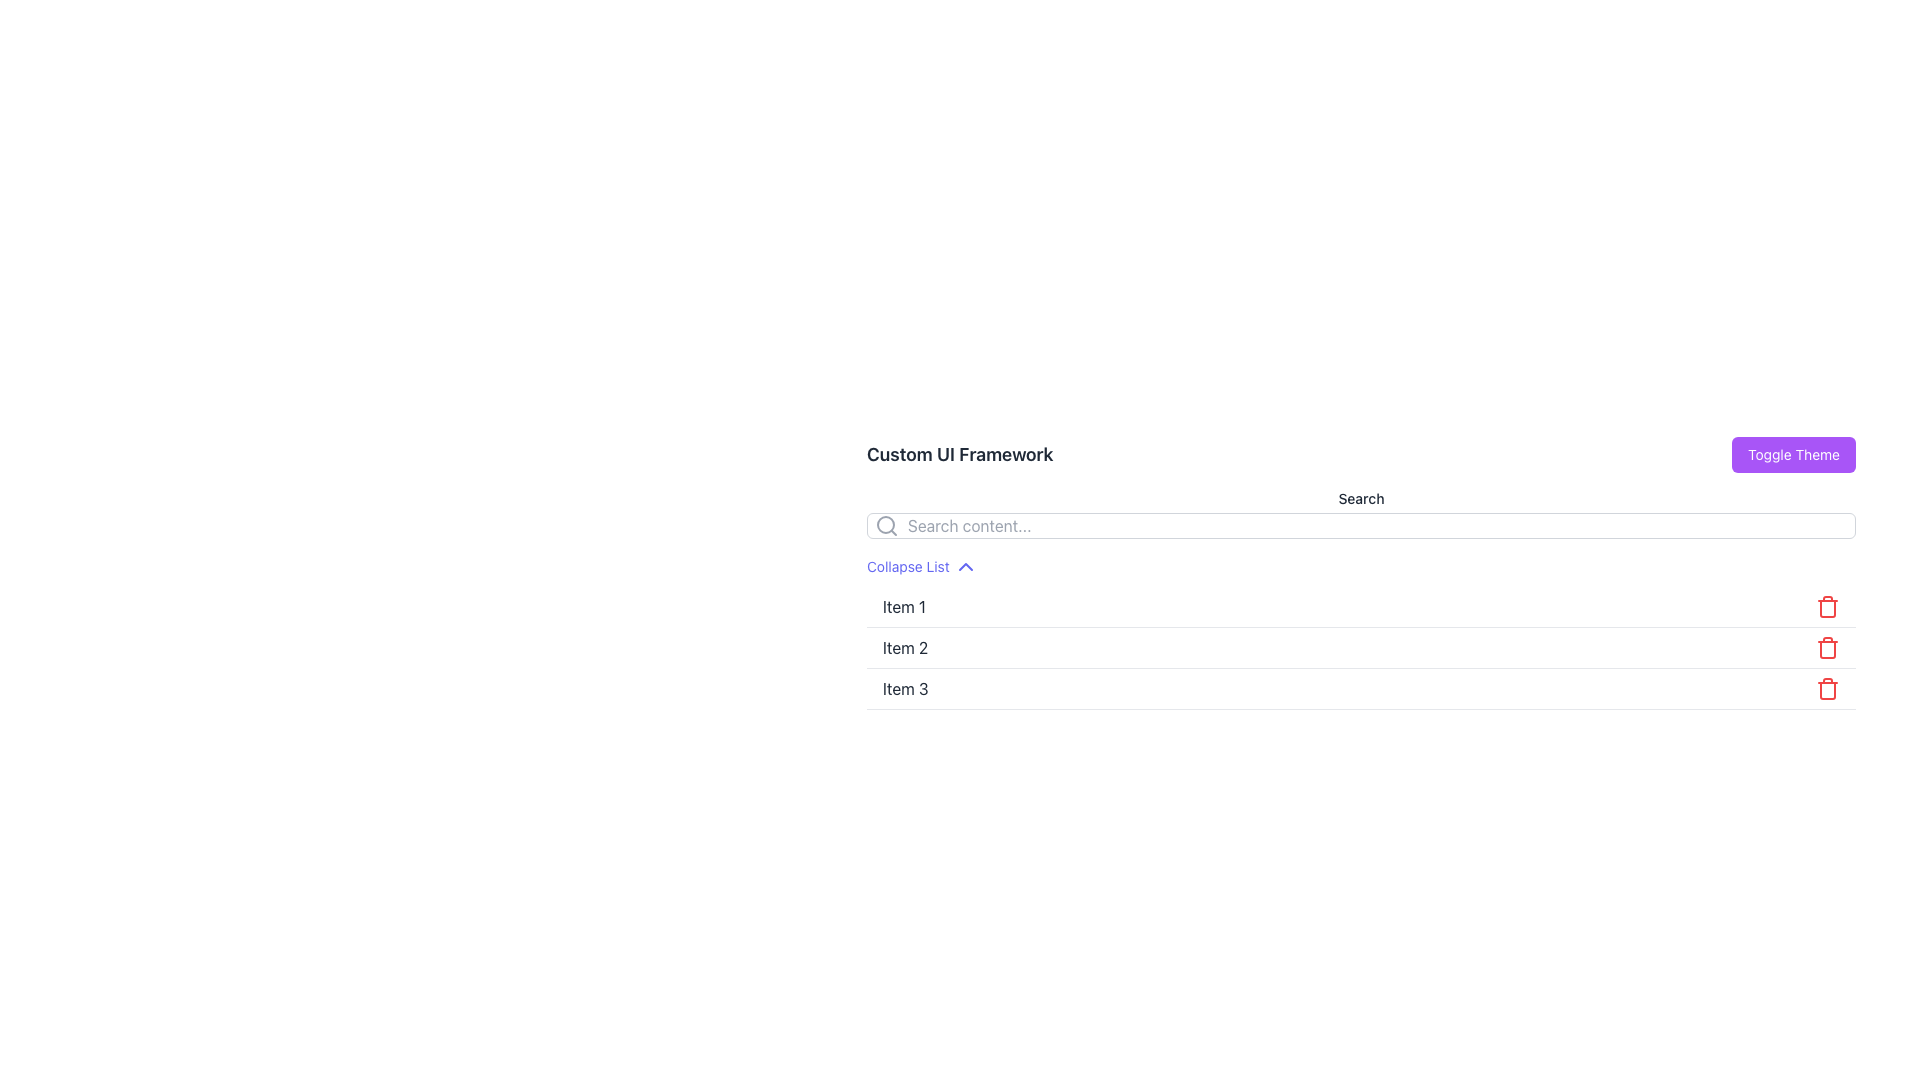 This screenshot has width=1920, height=1080. What do you see at coordinates (965, 567) in the screenshot?
I see `the collapse icon located to the right of the 'Collapse List' text` at bounding box center [965, 567].